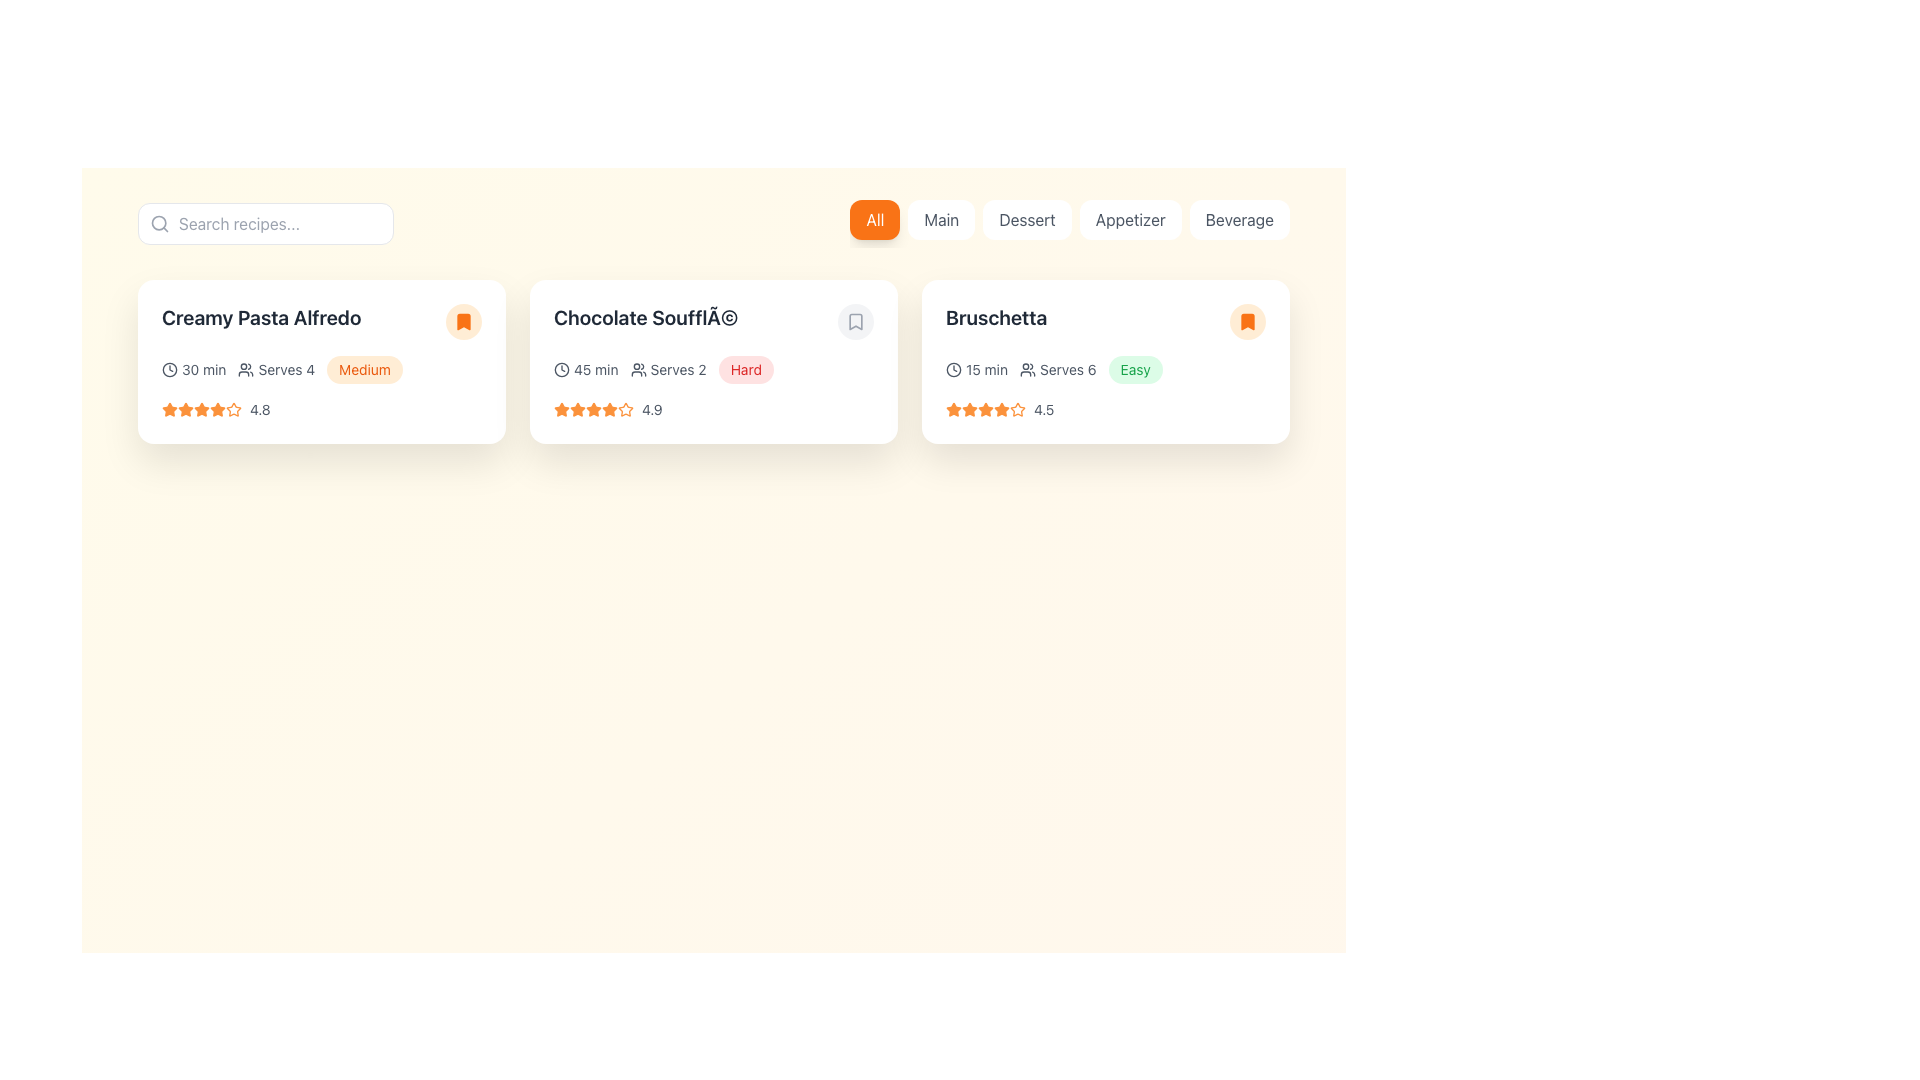  Describe the element at coordinates (1104, 408) in the screenshot. I see `the rating information displayed for the 'Bruschetta' recipe, located at the bottom part of the recipe card beneath the duration and serving information` at that location.